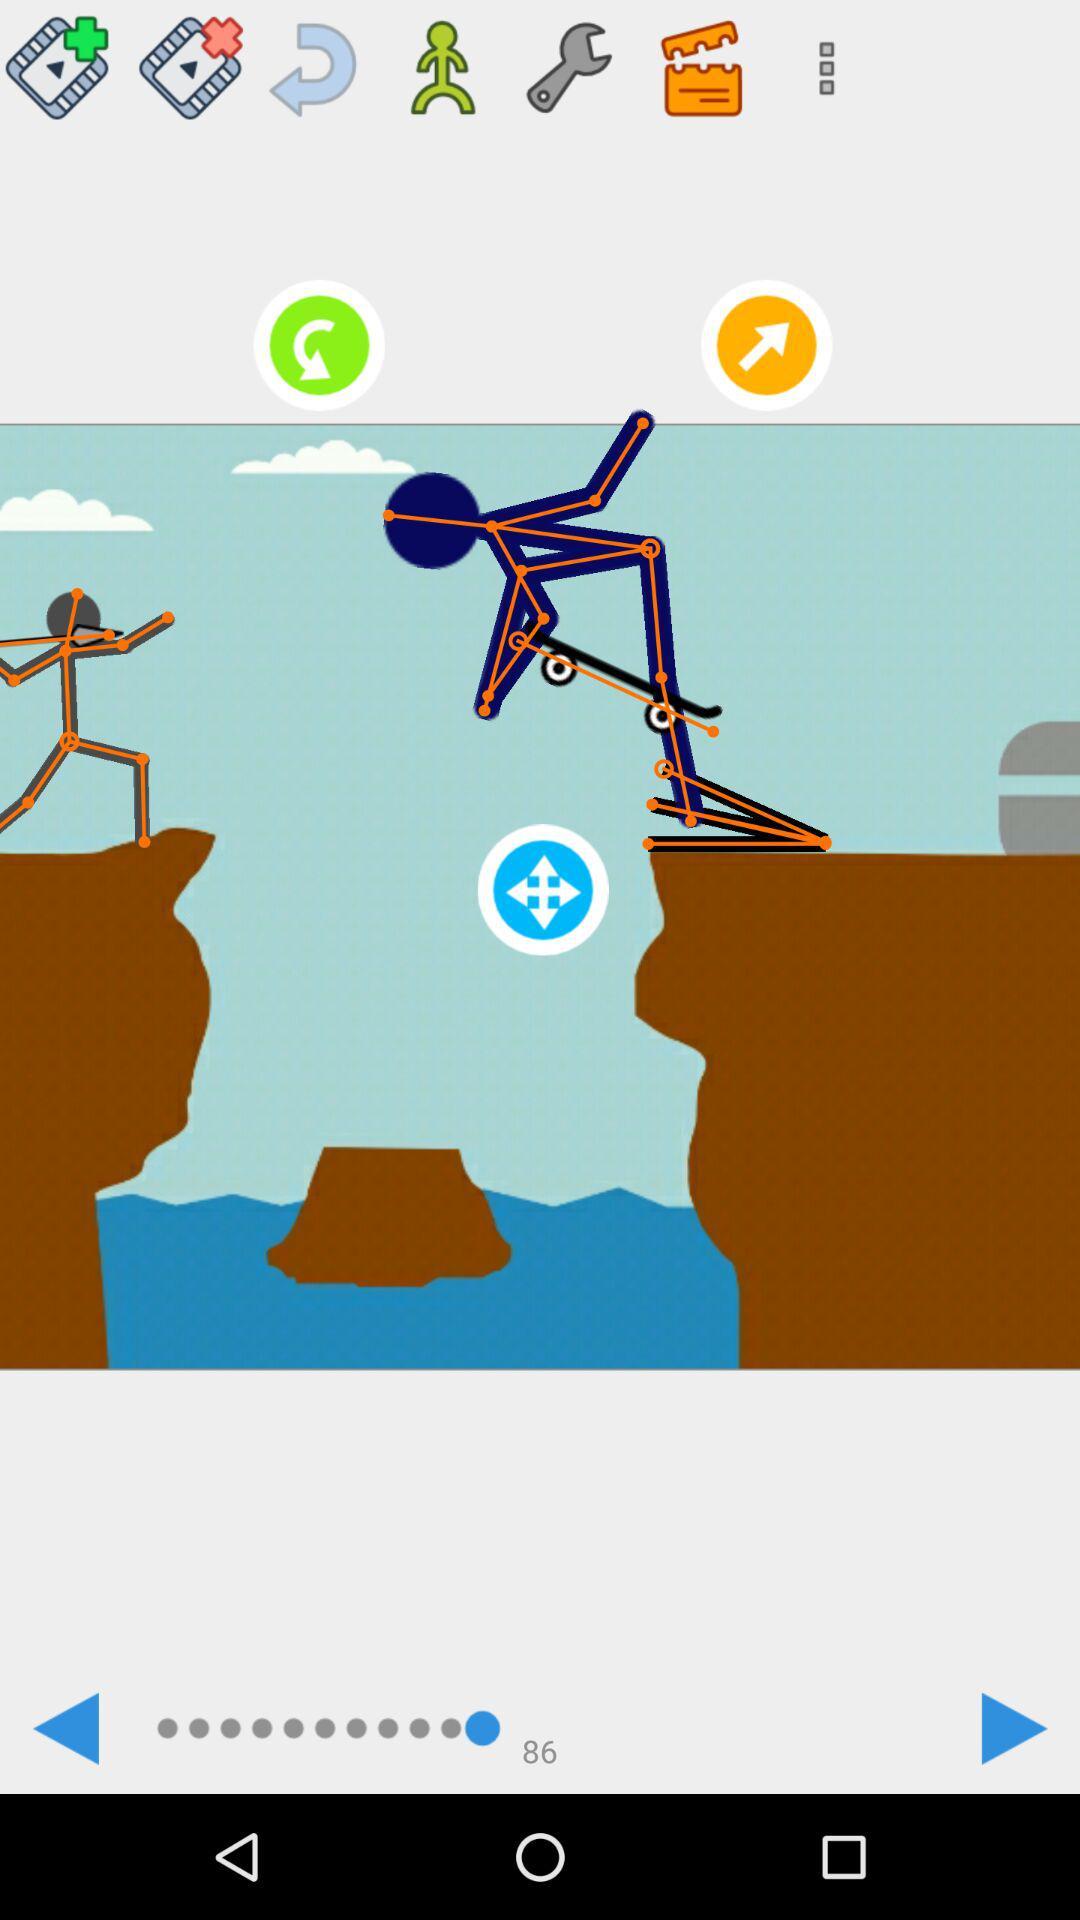 Image resolution: width=1080 pixels, height=1920 pixels. I want to click on the arrow_backward icon, so click(64, 1727).